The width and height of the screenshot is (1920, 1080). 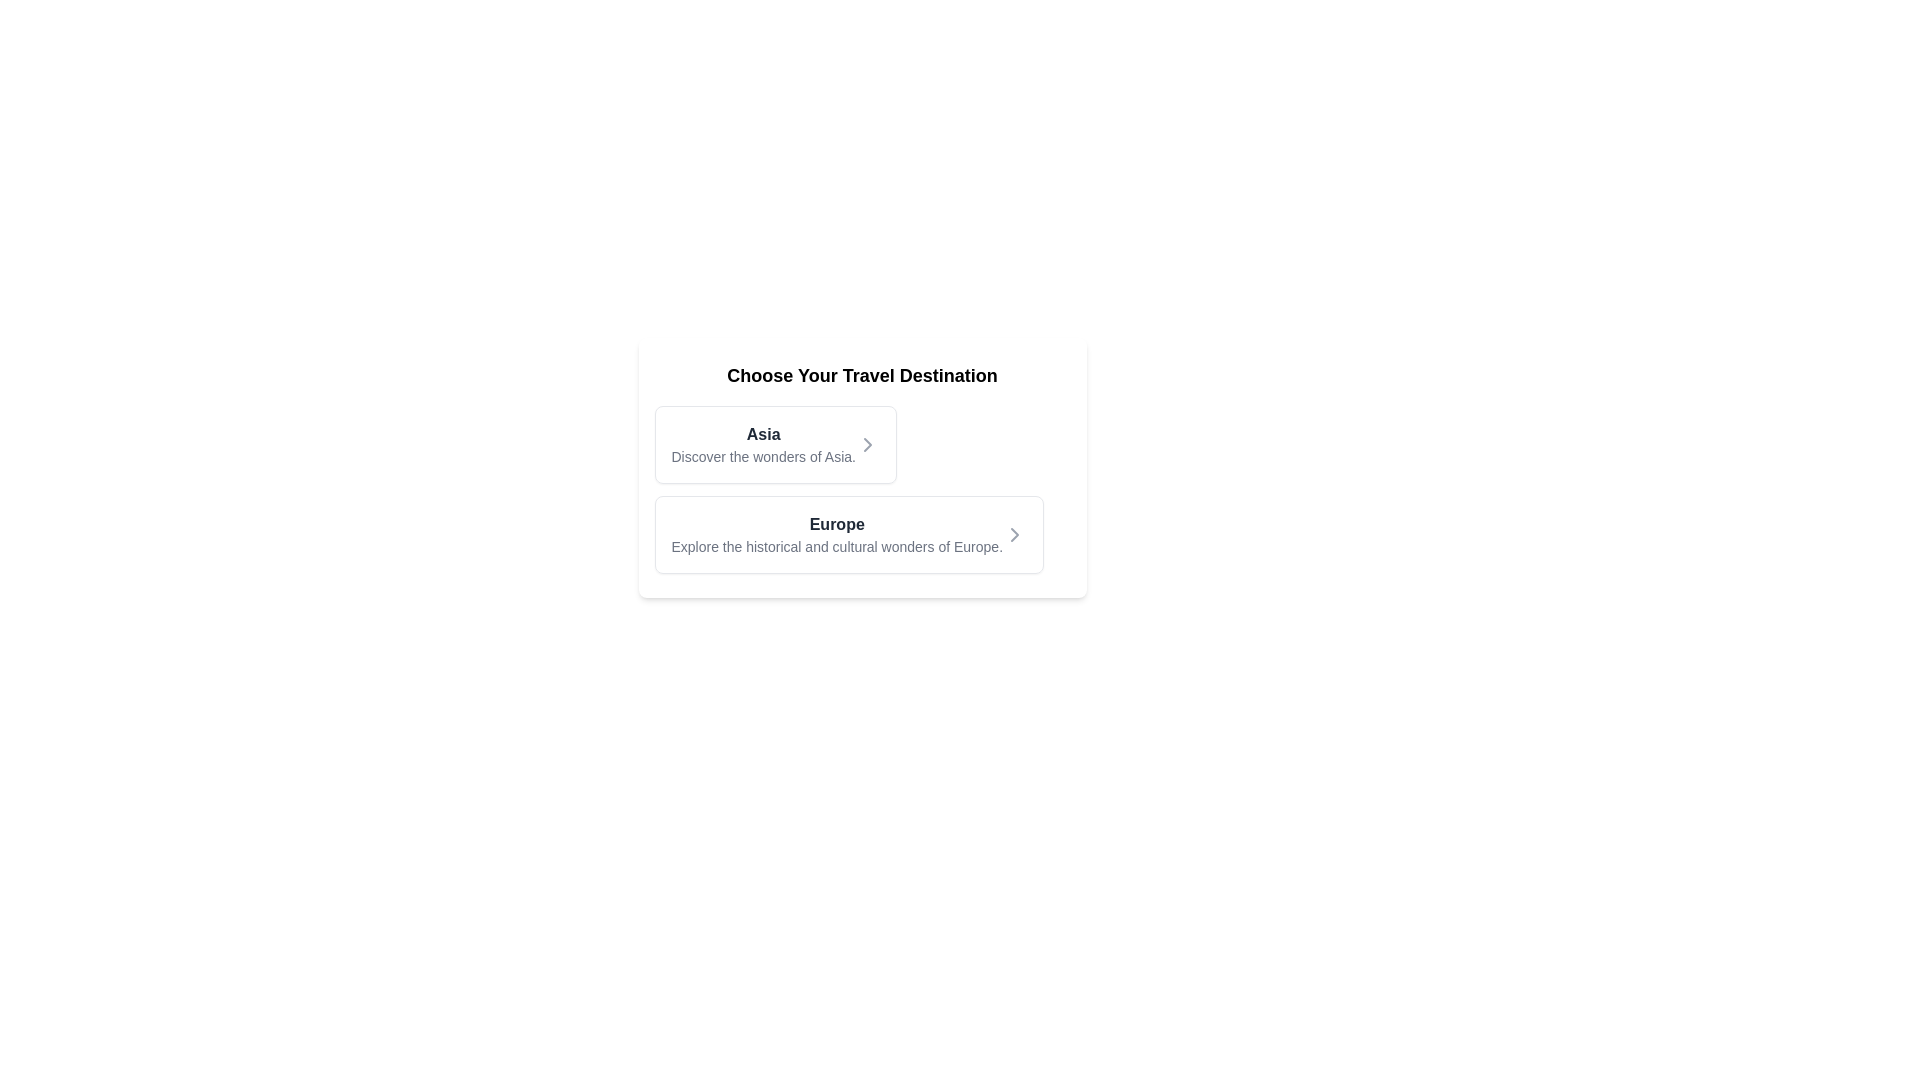 What do you see at coordinates (762, 443) in the screenshot?
I see `the Text Information Block that provides the name and tagline for the Asia travel category, positioned at the top of the travel destinations list` at bounding box center [762, 443].